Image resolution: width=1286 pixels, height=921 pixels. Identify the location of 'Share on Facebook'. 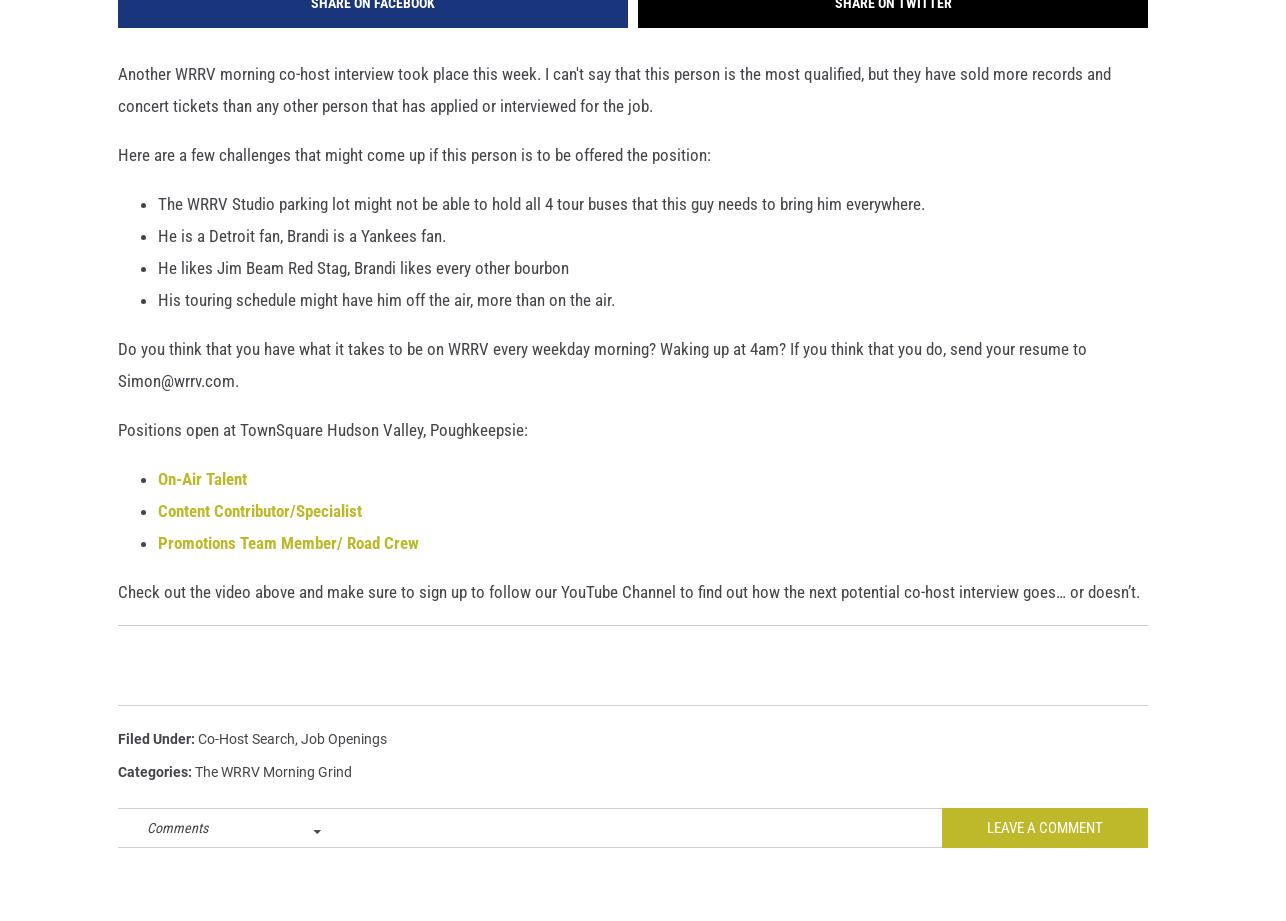
(371, 34).